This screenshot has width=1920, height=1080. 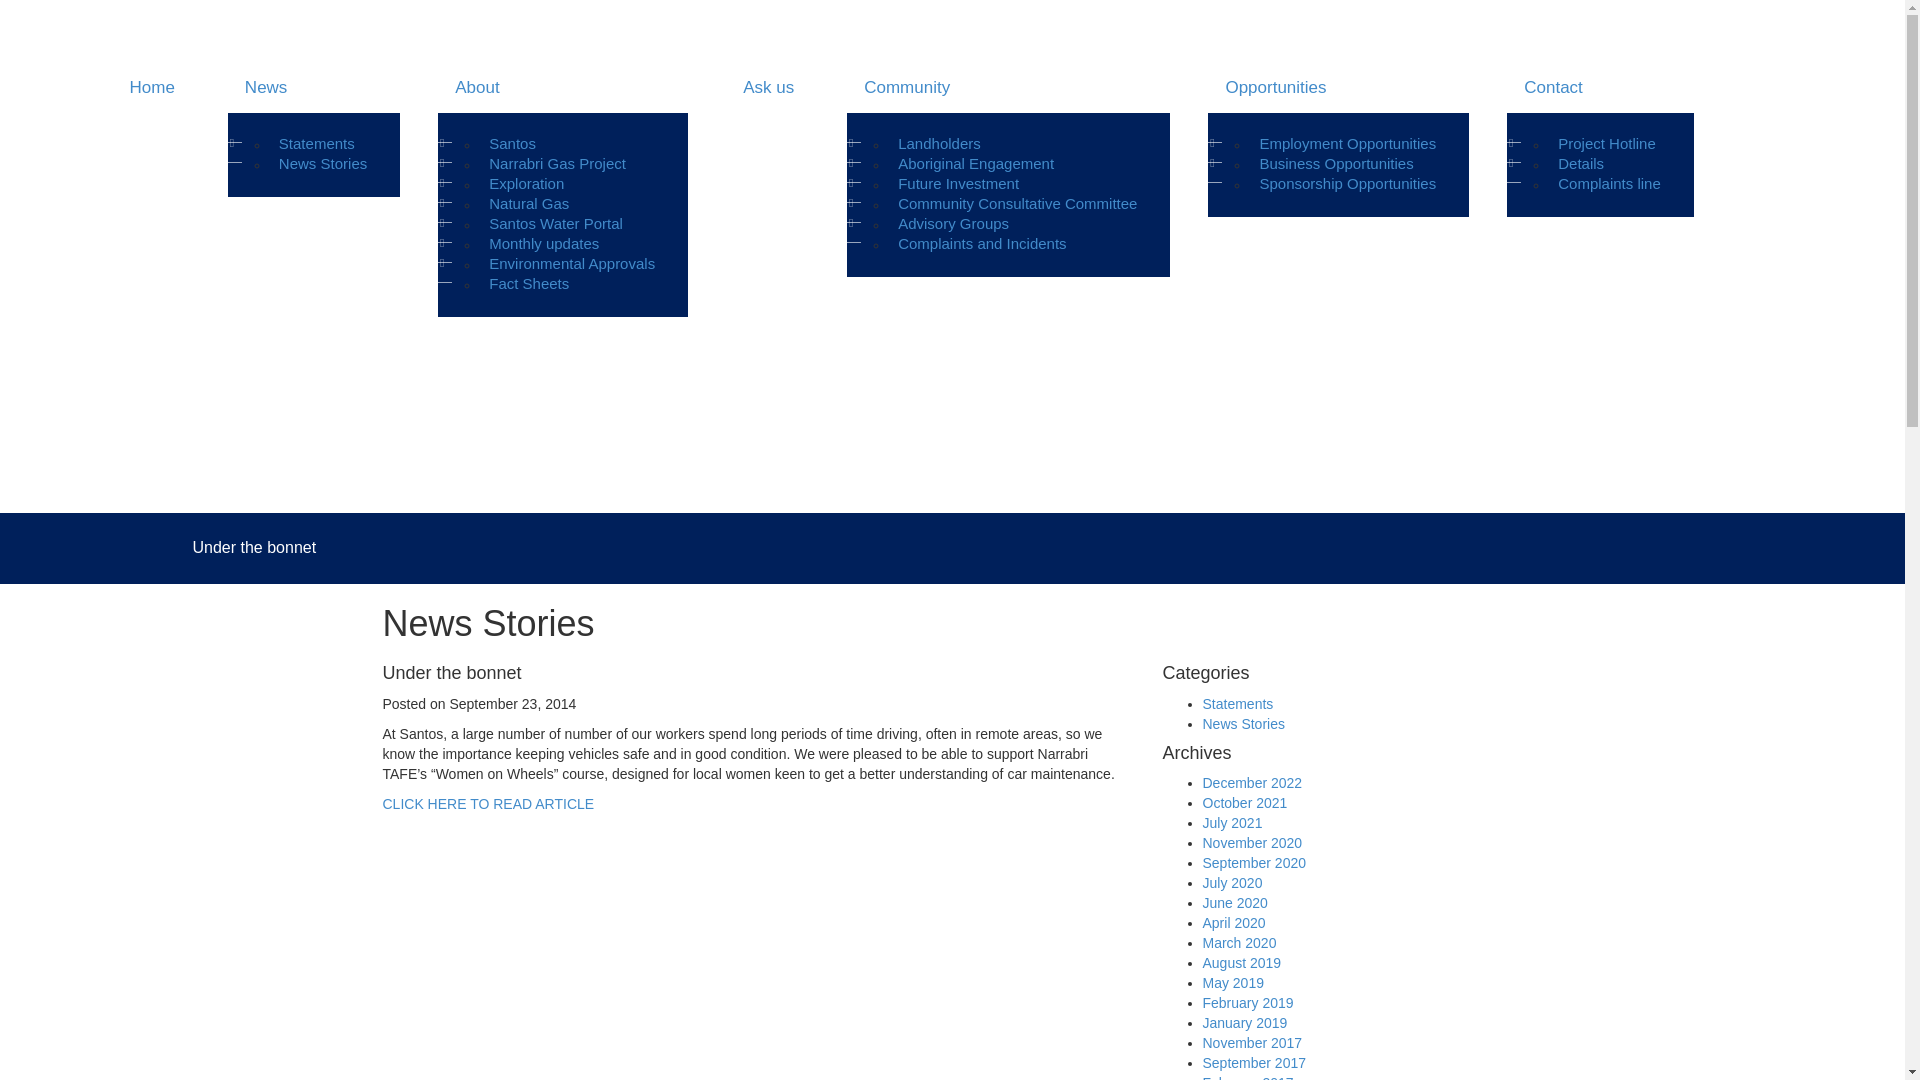 What do you see at coordinates (1237, 942) in the screenshot?
I see `'March 2020'` at bounding box center [1237, 942].